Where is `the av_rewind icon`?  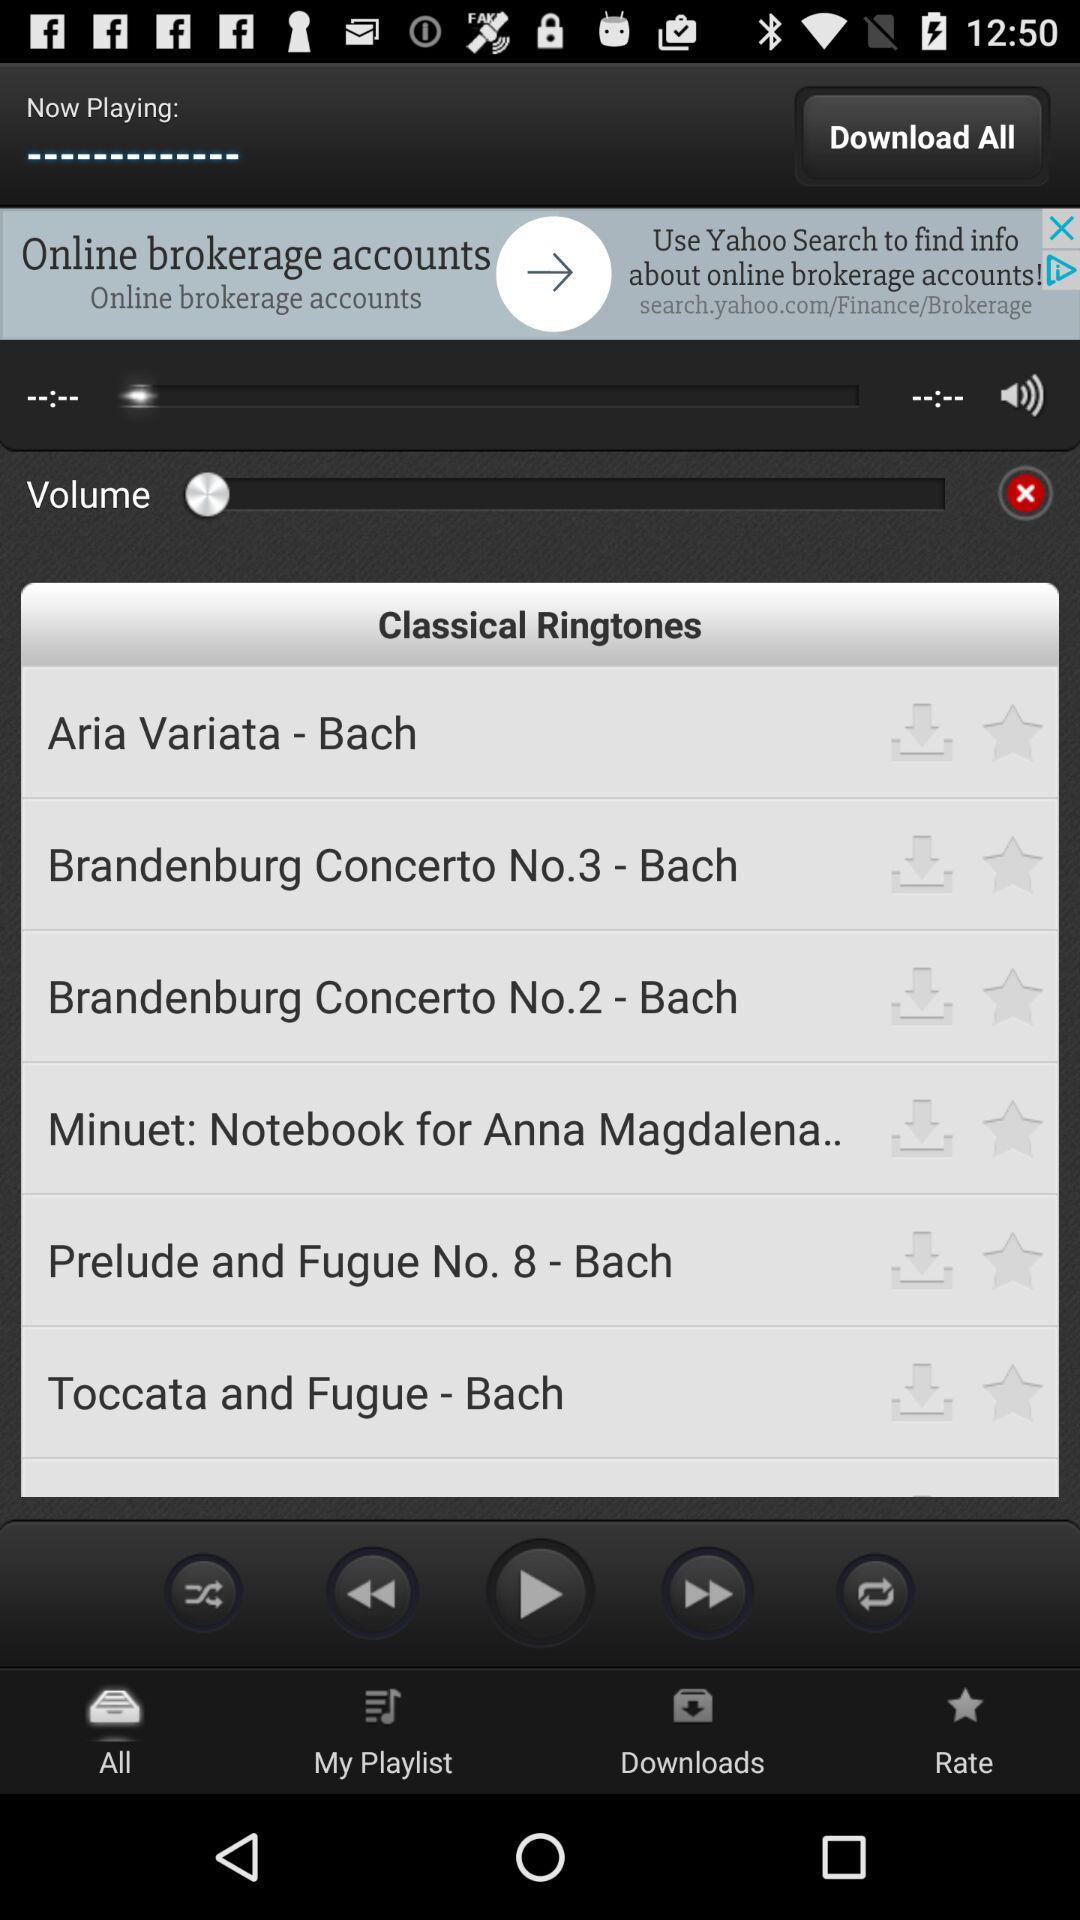
the av_rewind icon is located at coordinates (371, 1703).